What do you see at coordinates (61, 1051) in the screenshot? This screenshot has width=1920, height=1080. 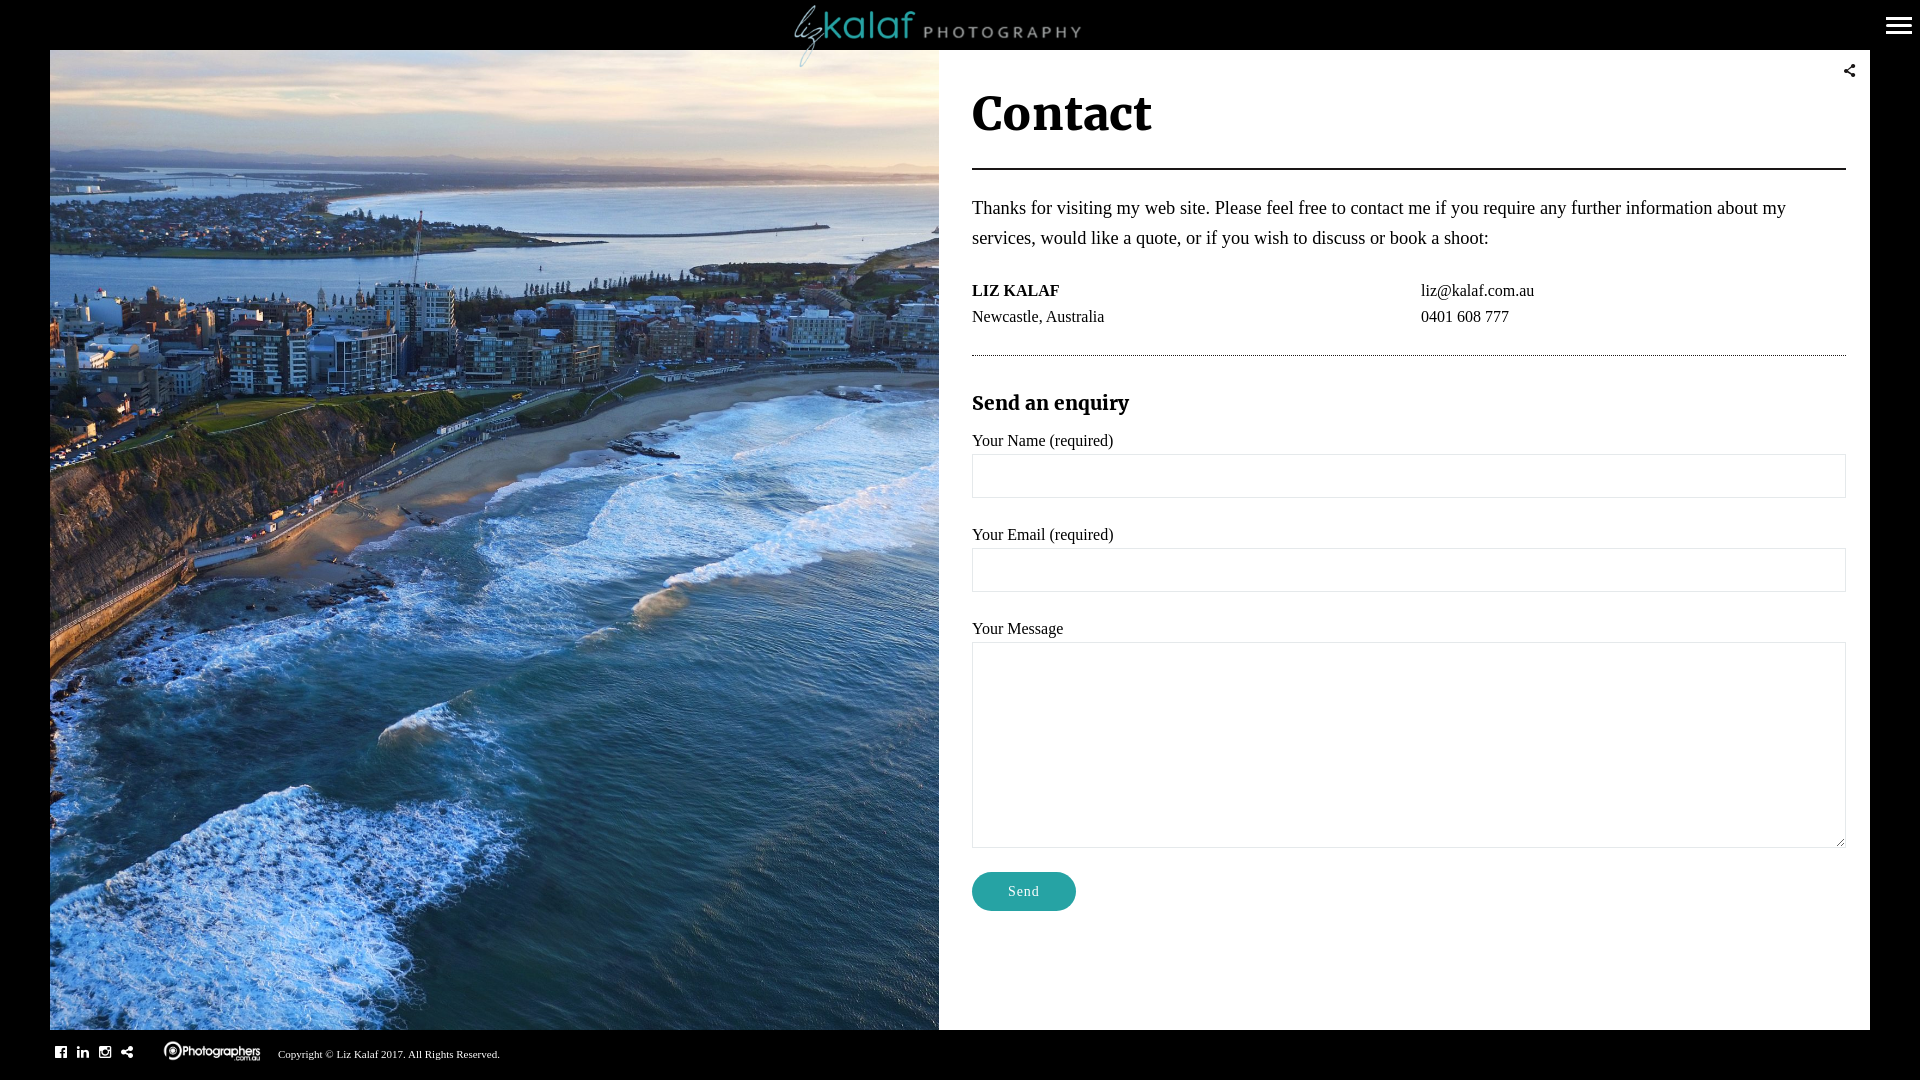 I see `'Facebook'` at bounding box center [61, 1051].